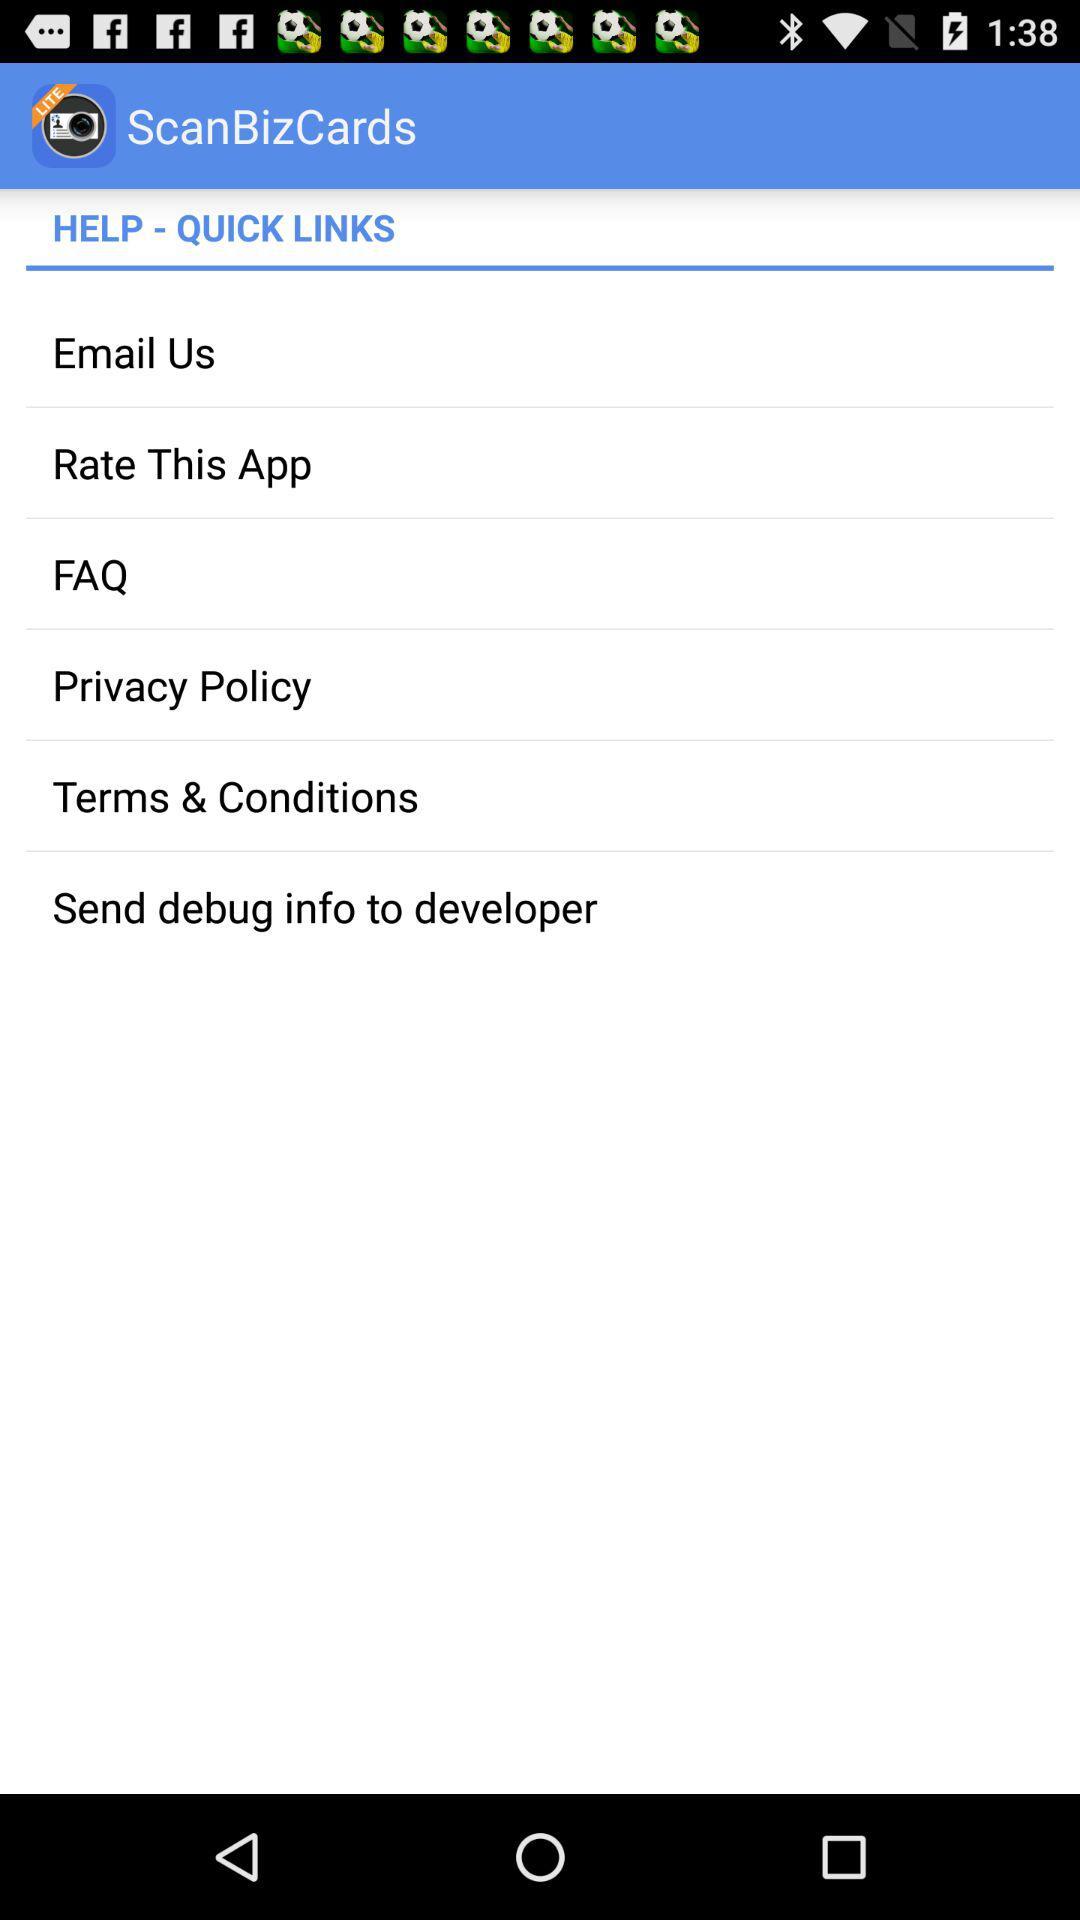 The image size is (1080, 1920). I want to click on app above faq icon, so click(540, 461).